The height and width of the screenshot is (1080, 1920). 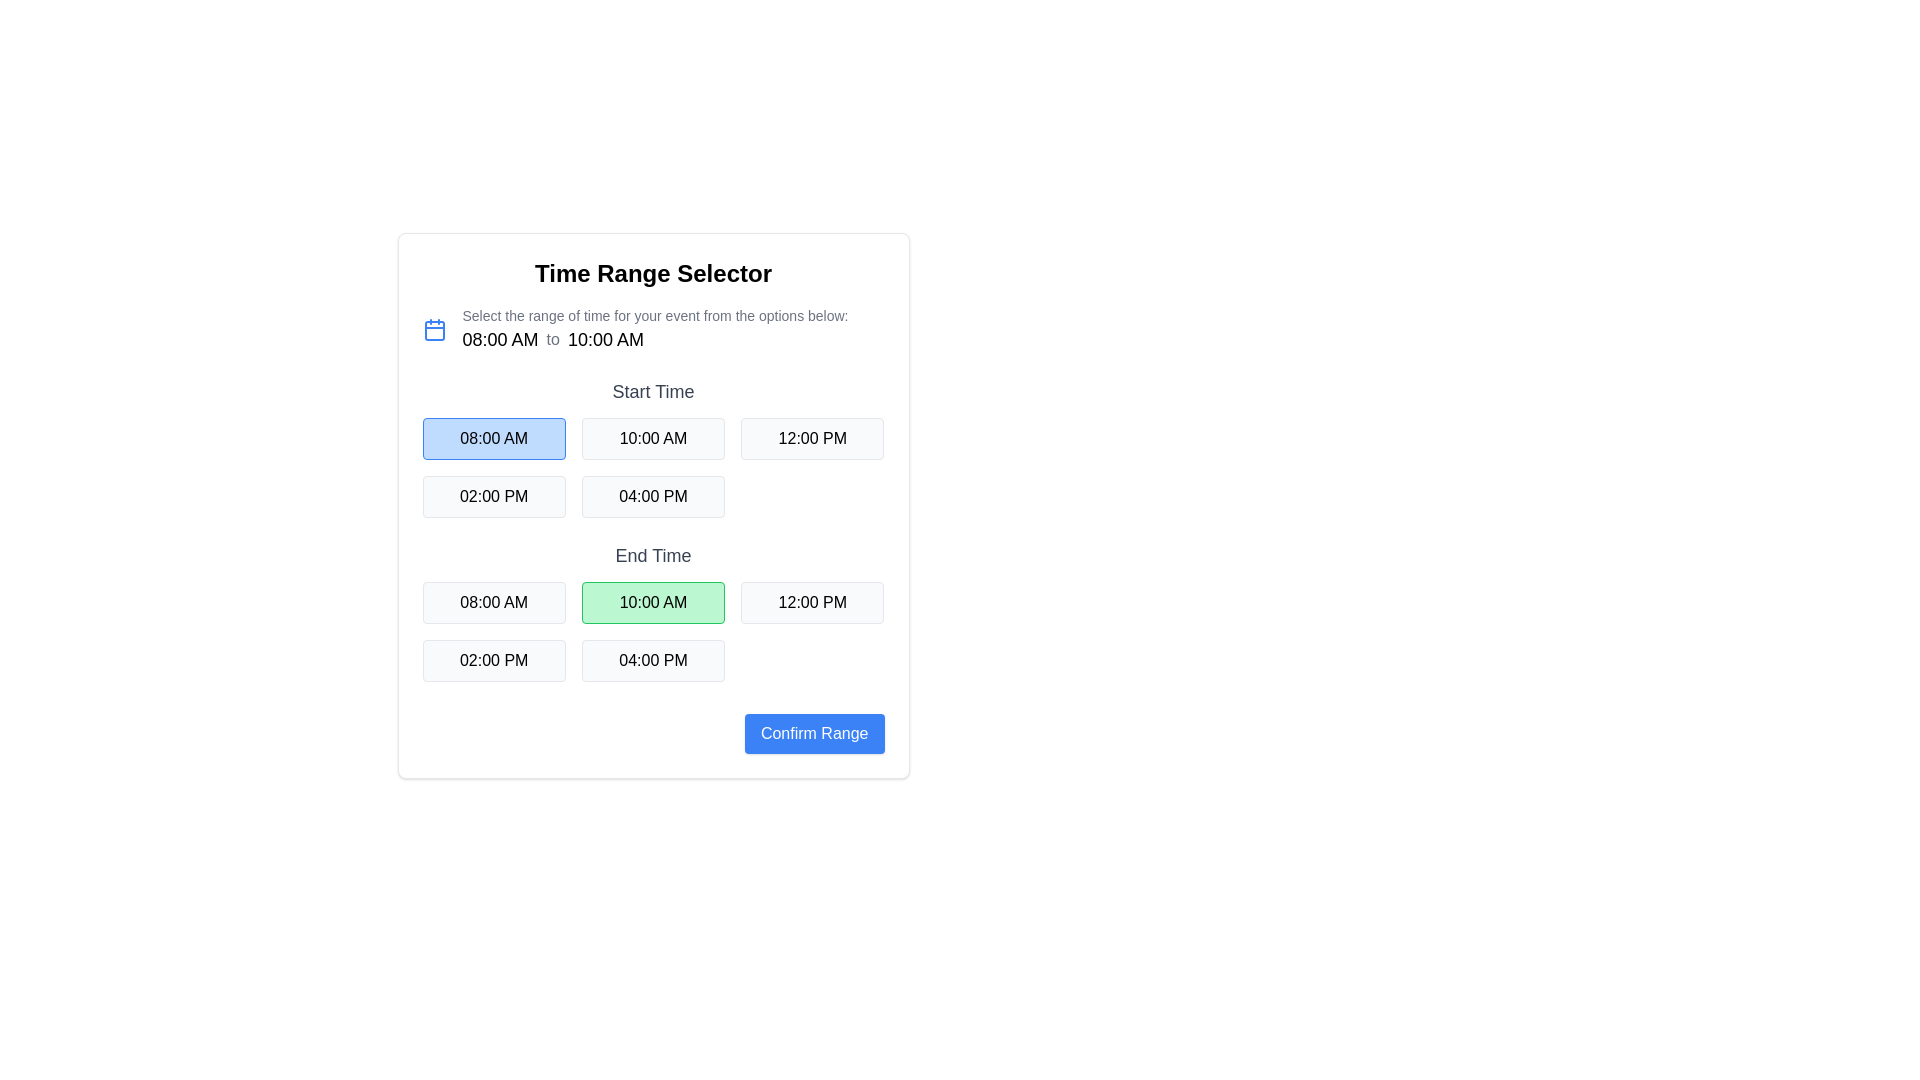 What do you see at coordinates (653, 438) in the screenshot?
I see `the button that allows users to select '10:00 AM' in the time range selection interface to trigger a hover effect` at bounding box center [653, 438].